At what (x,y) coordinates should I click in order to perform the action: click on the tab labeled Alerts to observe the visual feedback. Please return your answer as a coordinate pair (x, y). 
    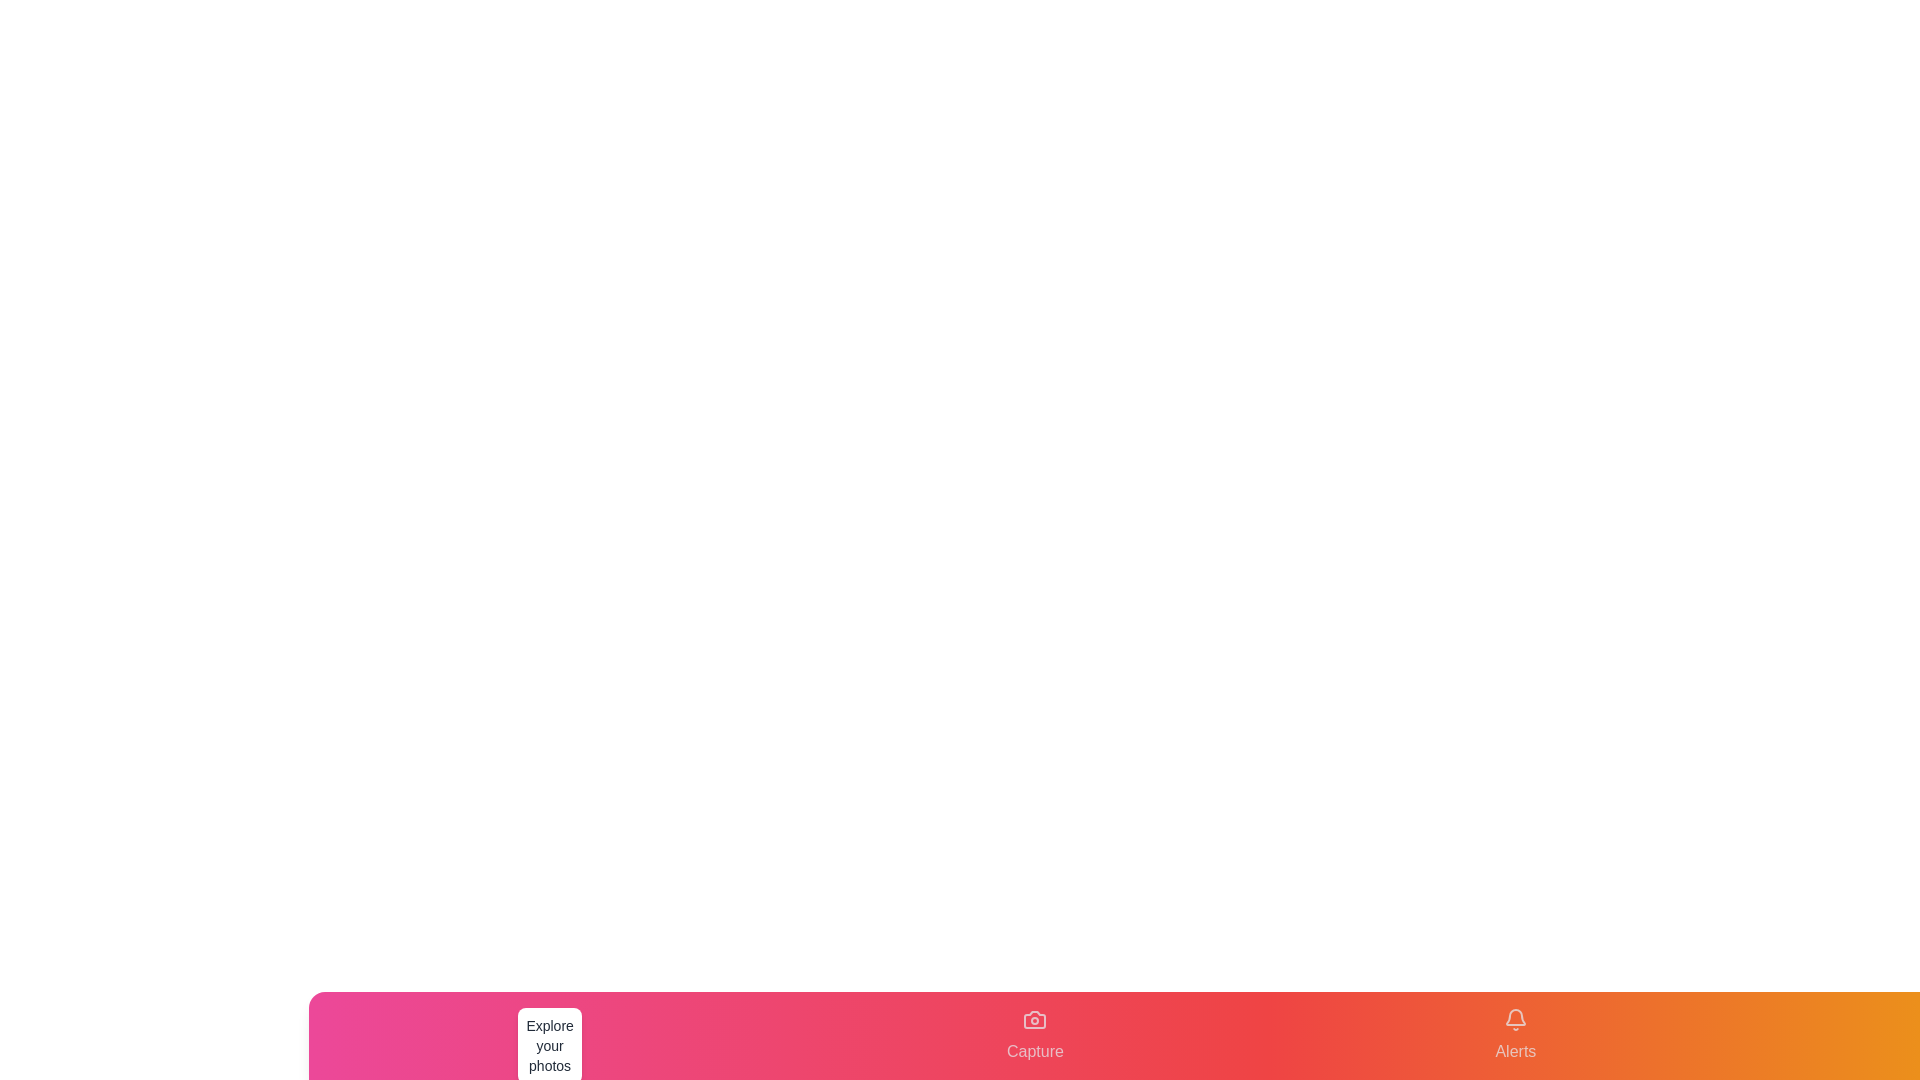
    Looking at the image, I should click on (1515, 1035).